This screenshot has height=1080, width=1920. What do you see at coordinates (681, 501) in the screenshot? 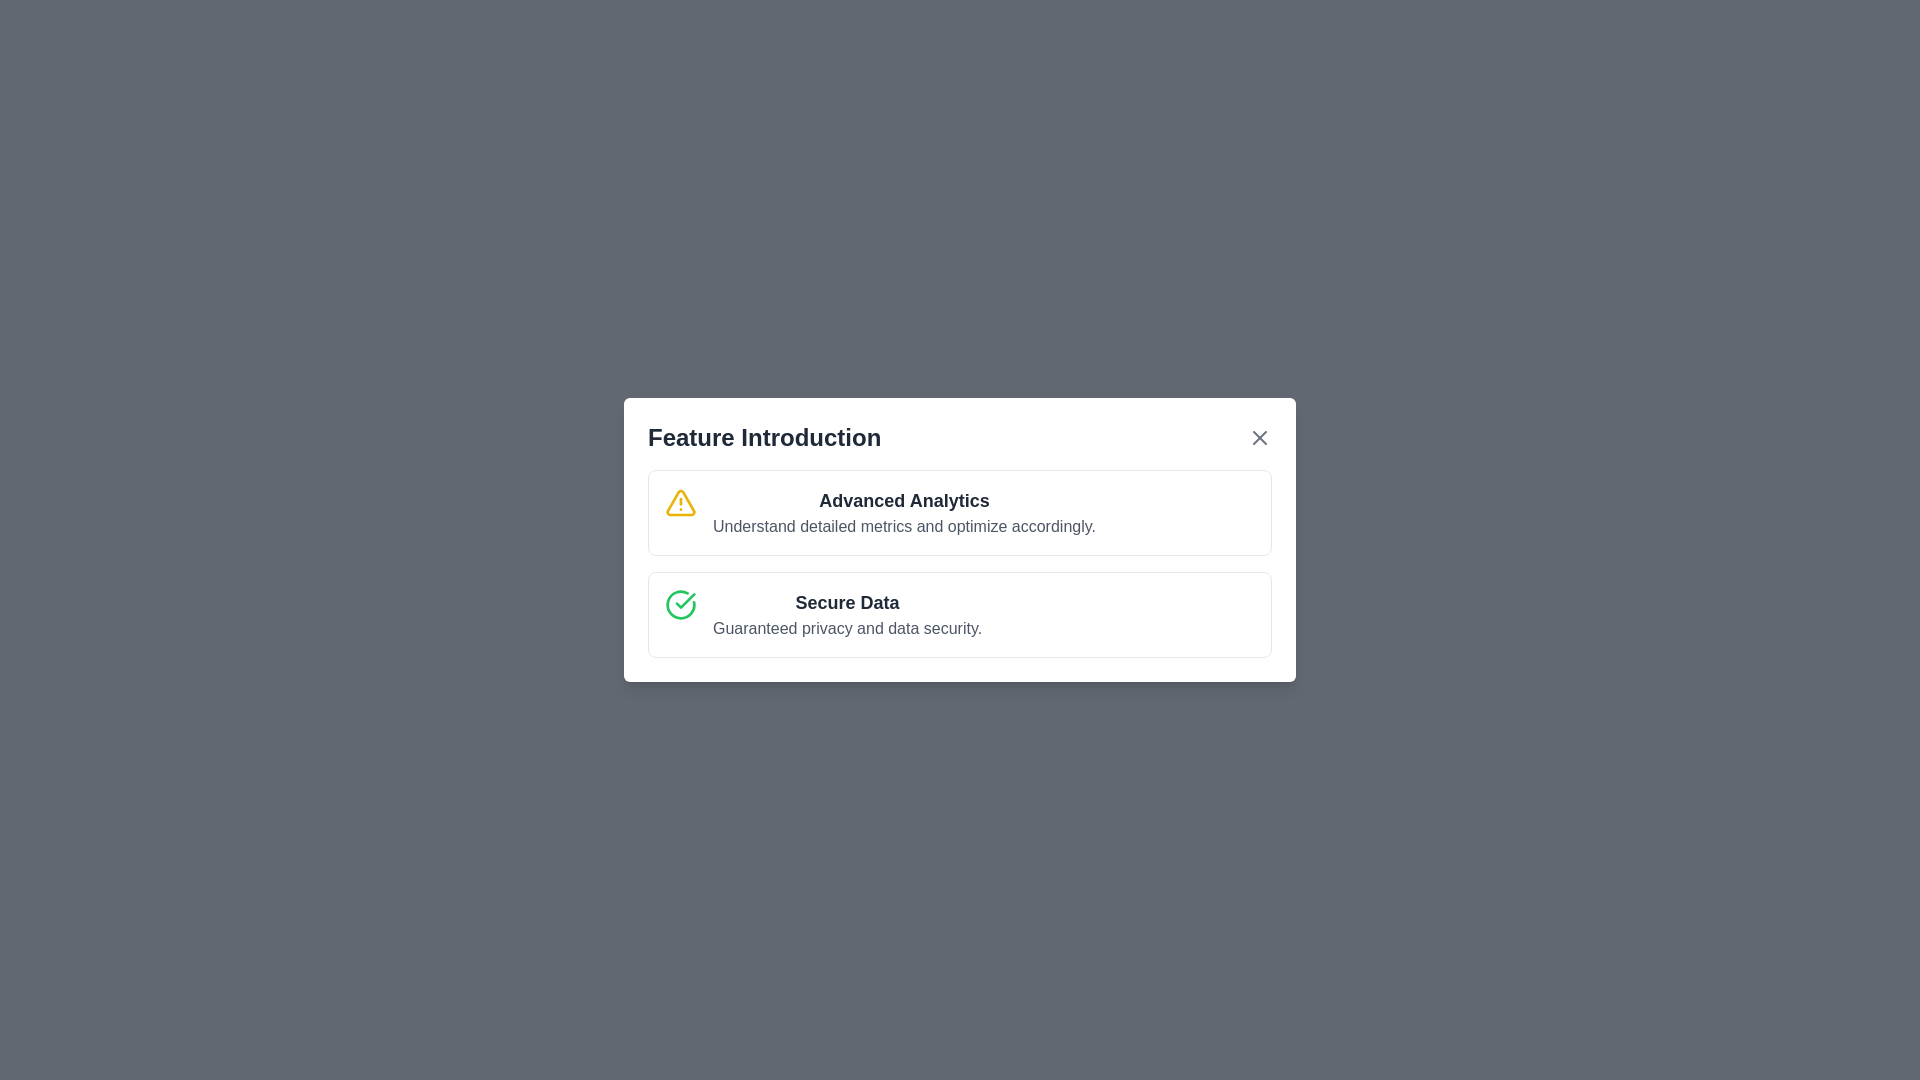
I see `the triangular warning icon with a yellow border and an exclamation mark in the center, located to the left of the 'Advanced Analytics' text` at bounding box center [681, 501].